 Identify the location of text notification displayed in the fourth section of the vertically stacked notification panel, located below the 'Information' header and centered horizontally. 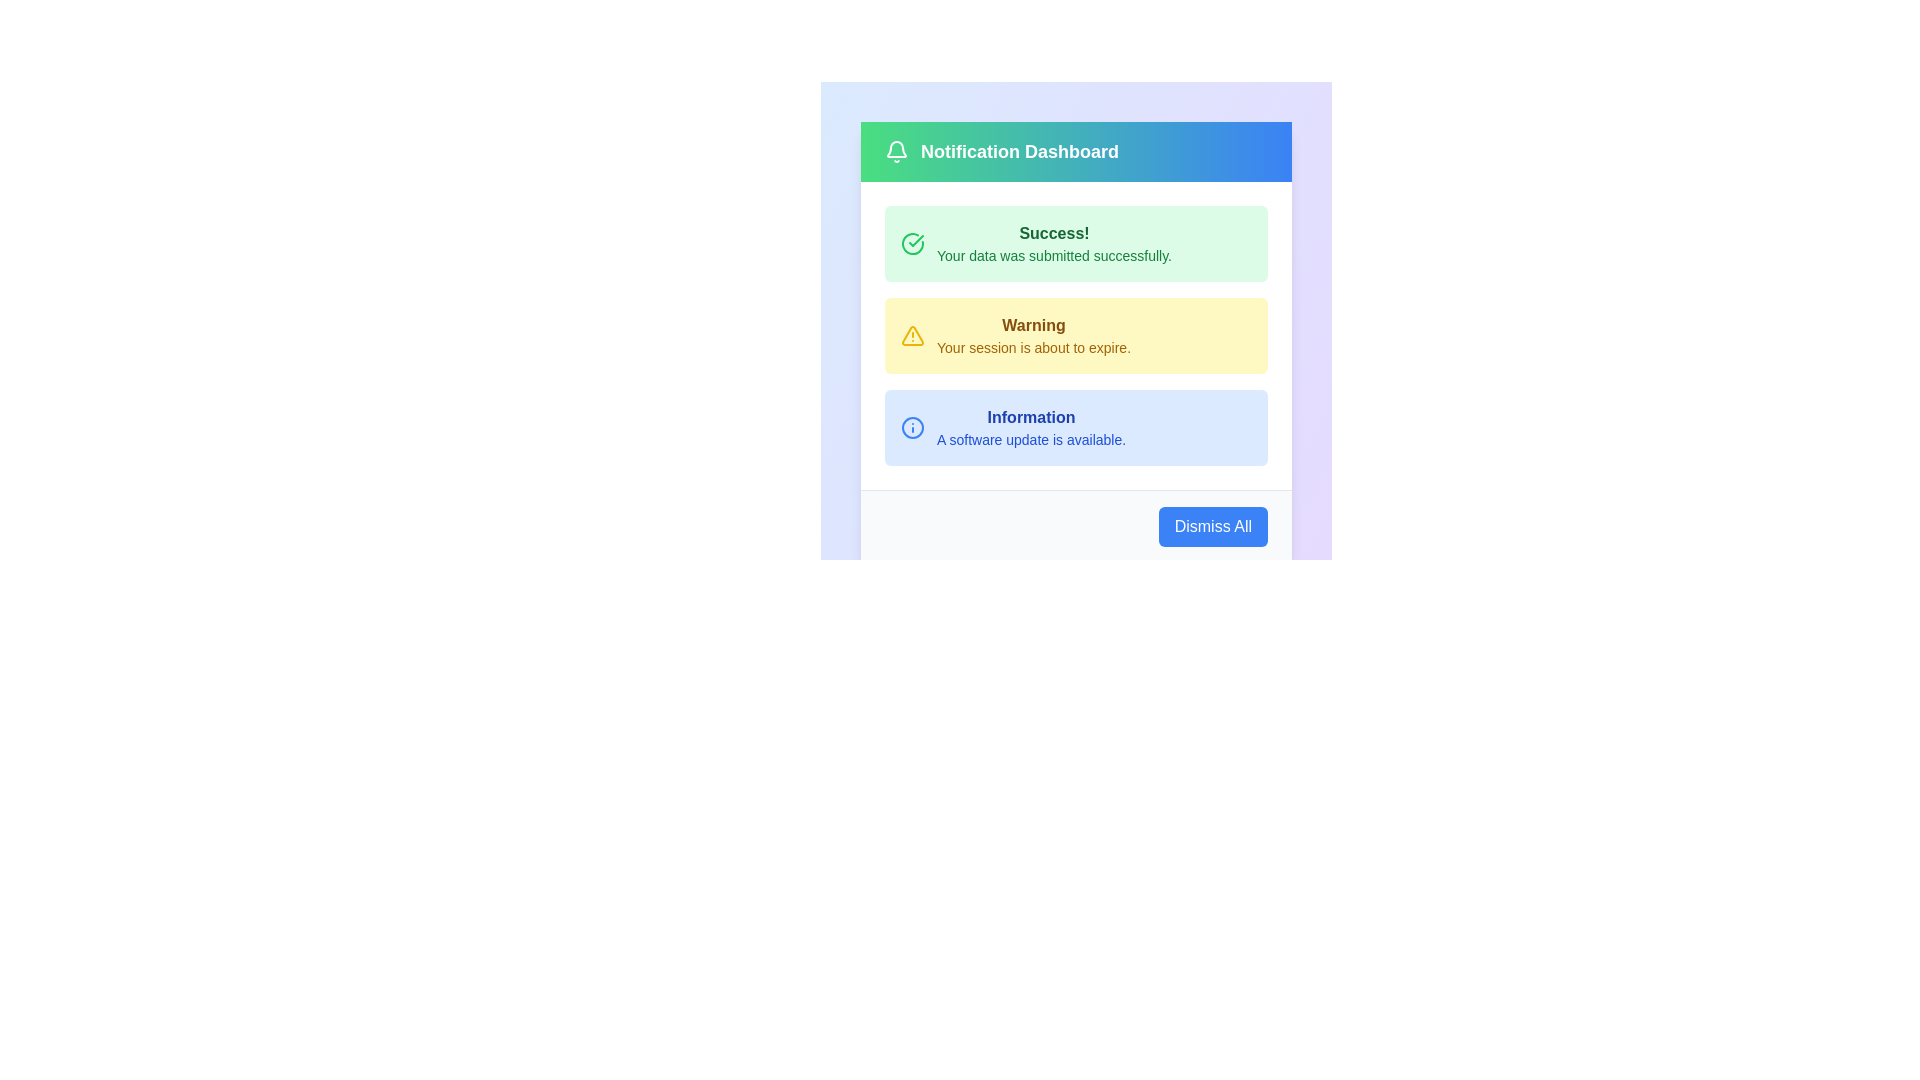
(1031, 438).